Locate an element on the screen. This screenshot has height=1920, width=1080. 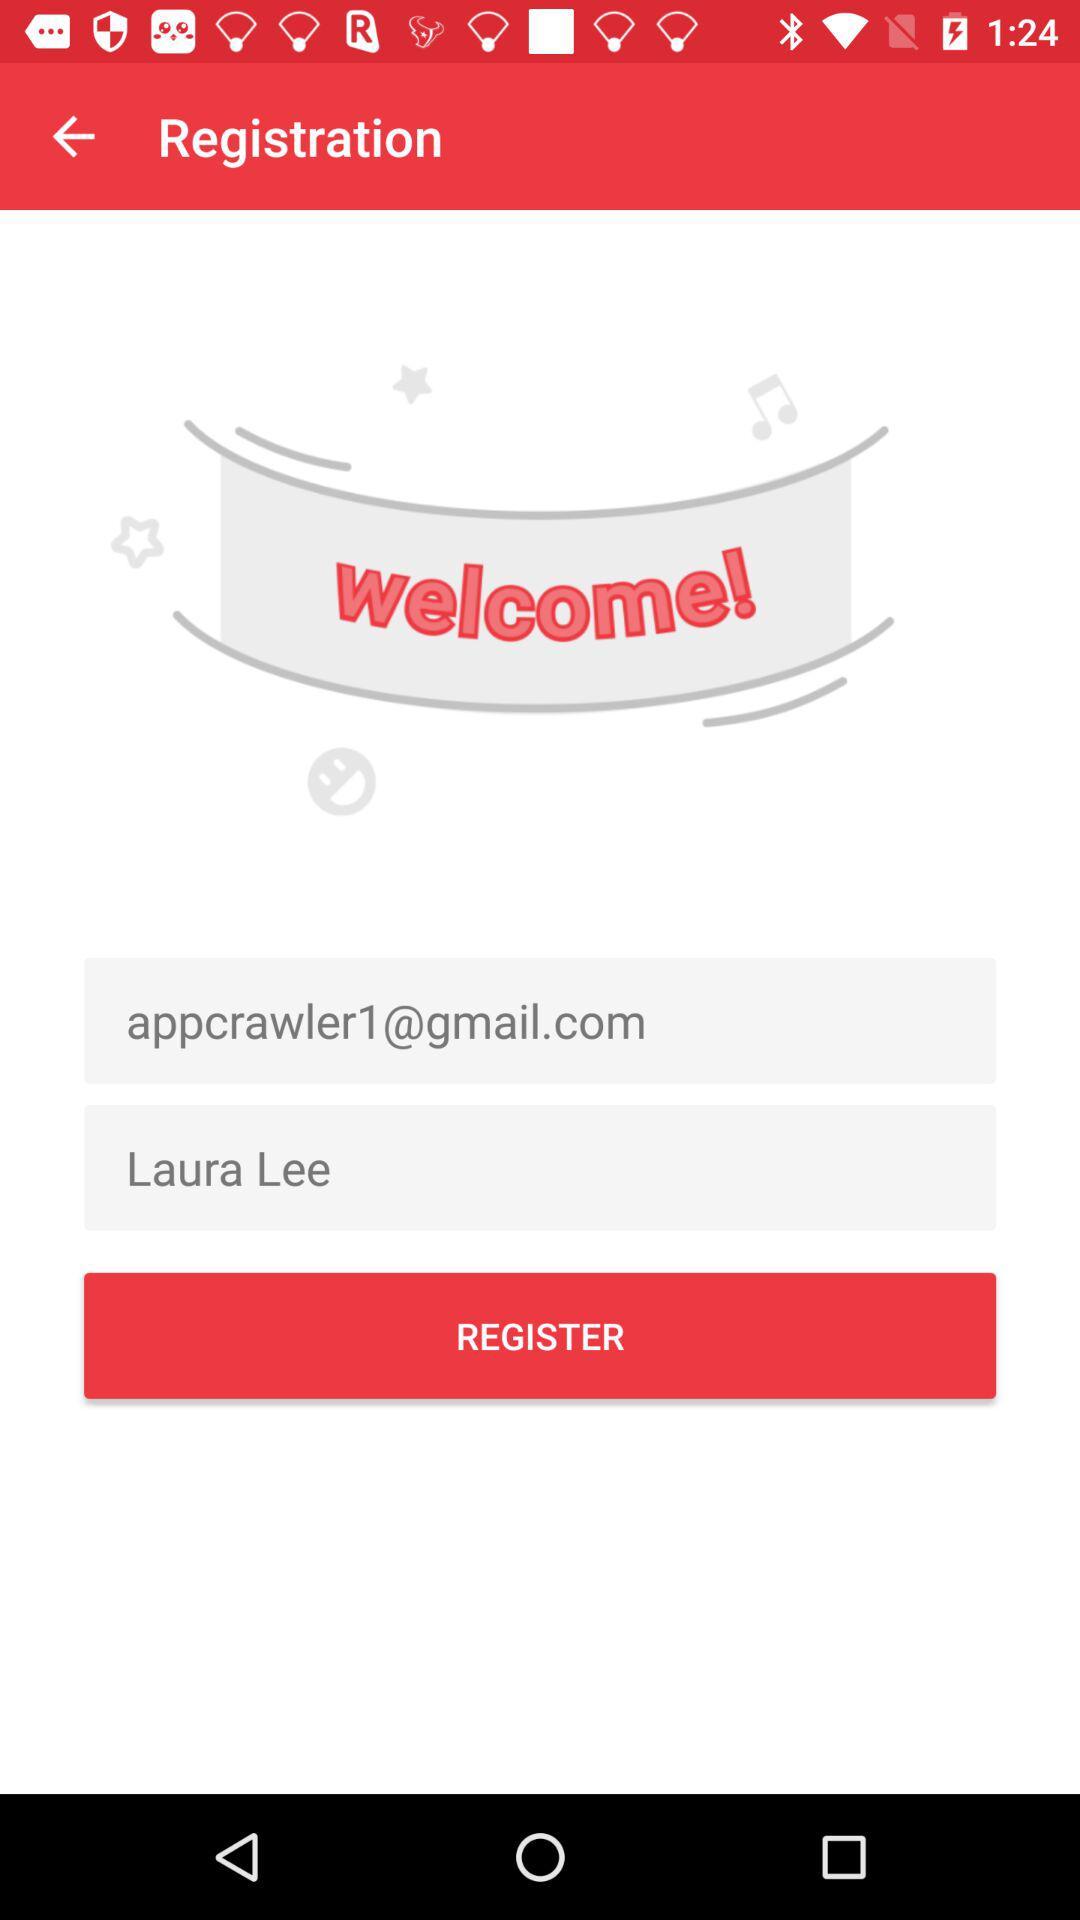
the item next to registration icon is located at coordinates (72, 135).